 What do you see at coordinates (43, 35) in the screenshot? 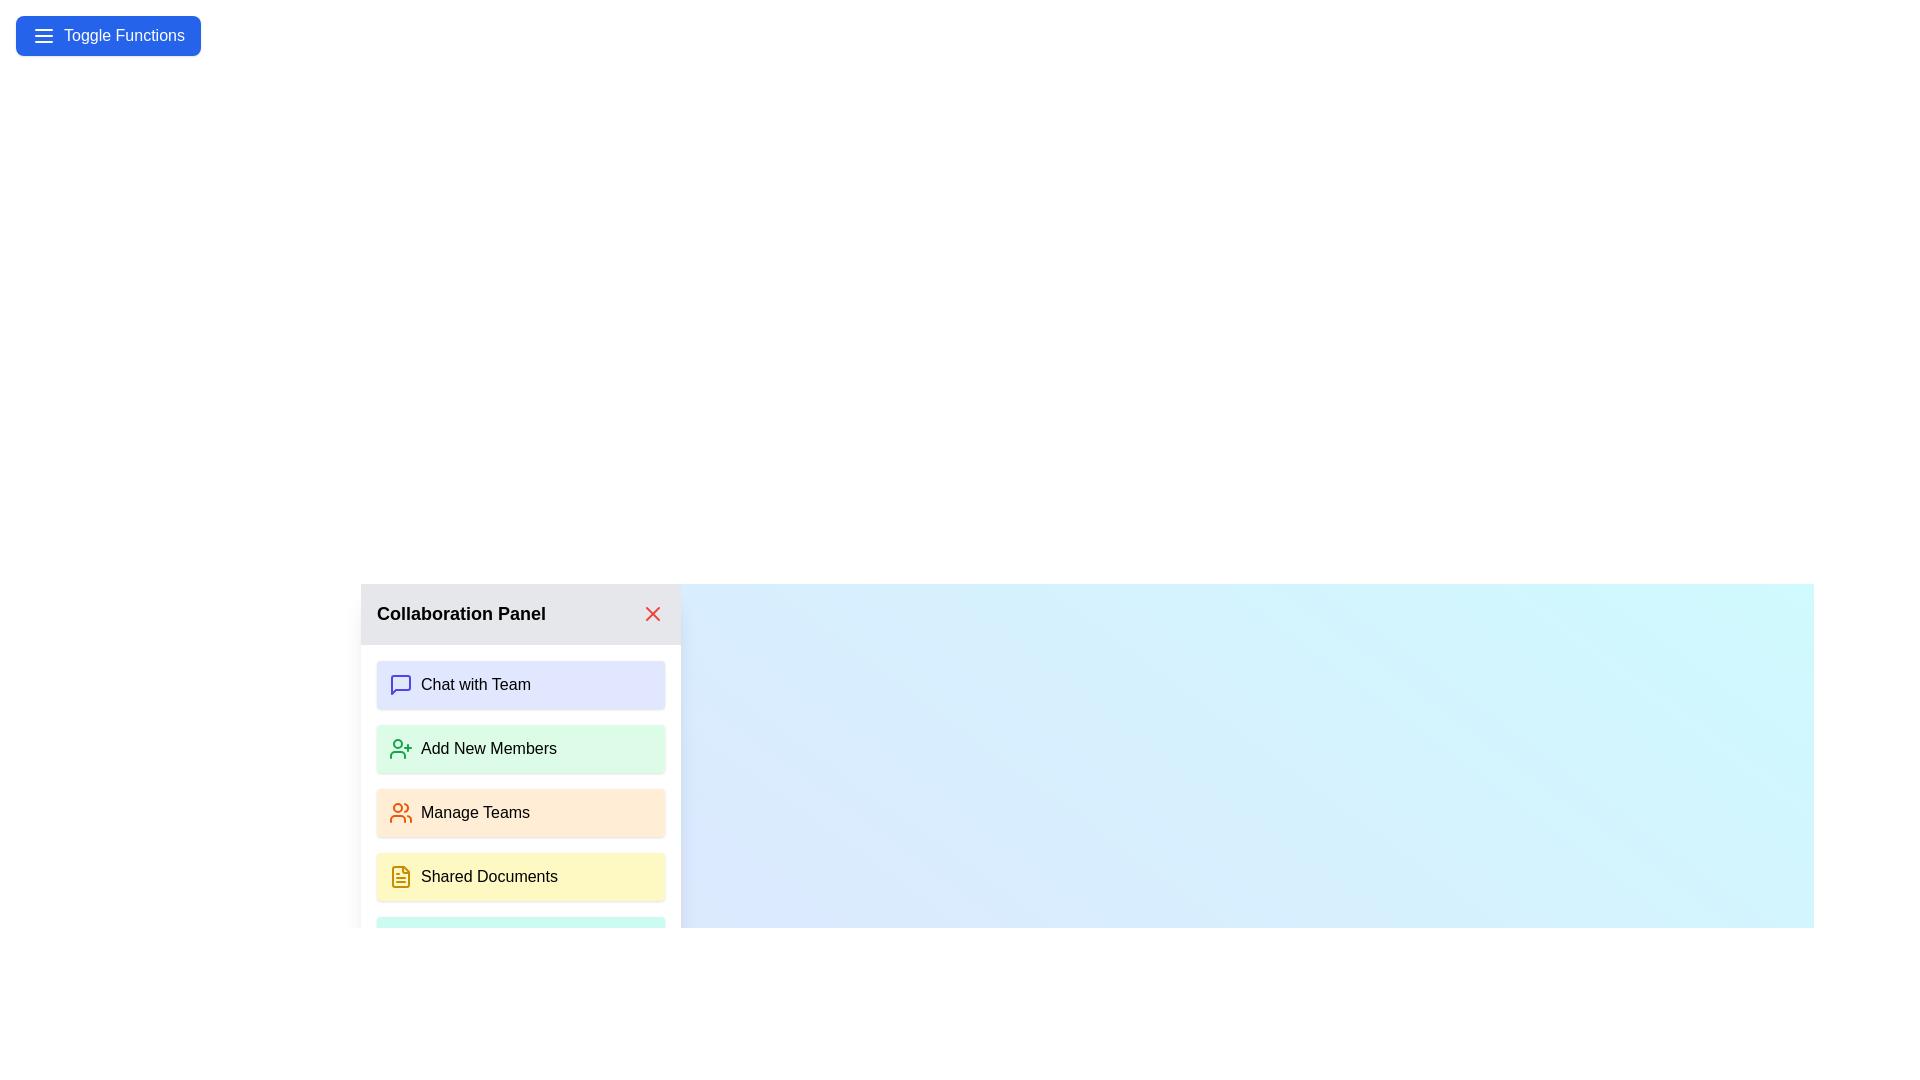
I see `the Menu Icon, which is a white horizontally aligned icon with three stacked lines located inside the blue button labeled 'Toggle Functions' in the top-left corner of the interface` at bounding box center [43, 35].